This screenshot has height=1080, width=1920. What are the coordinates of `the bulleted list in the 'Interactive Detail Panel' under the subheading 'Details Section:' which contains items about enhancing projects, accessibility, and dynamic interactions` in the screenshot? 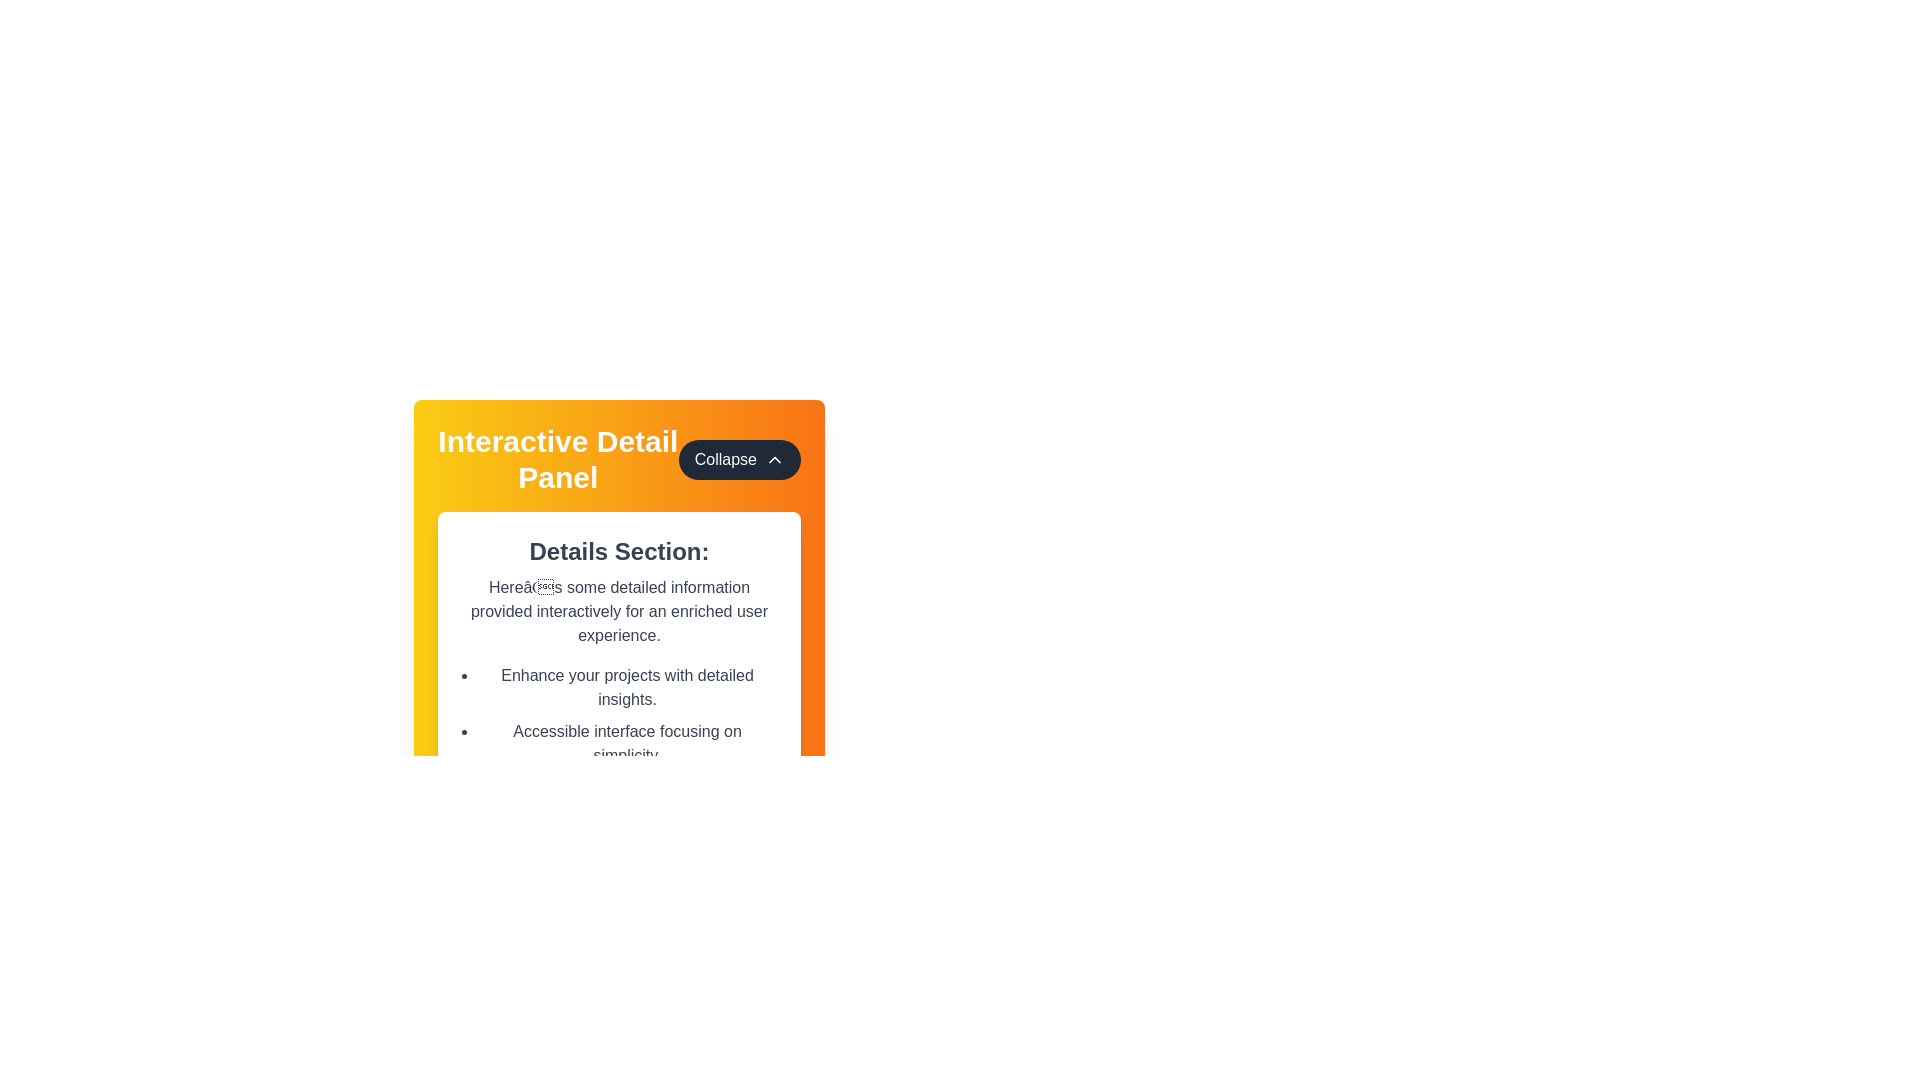 It's located at (626, 744).